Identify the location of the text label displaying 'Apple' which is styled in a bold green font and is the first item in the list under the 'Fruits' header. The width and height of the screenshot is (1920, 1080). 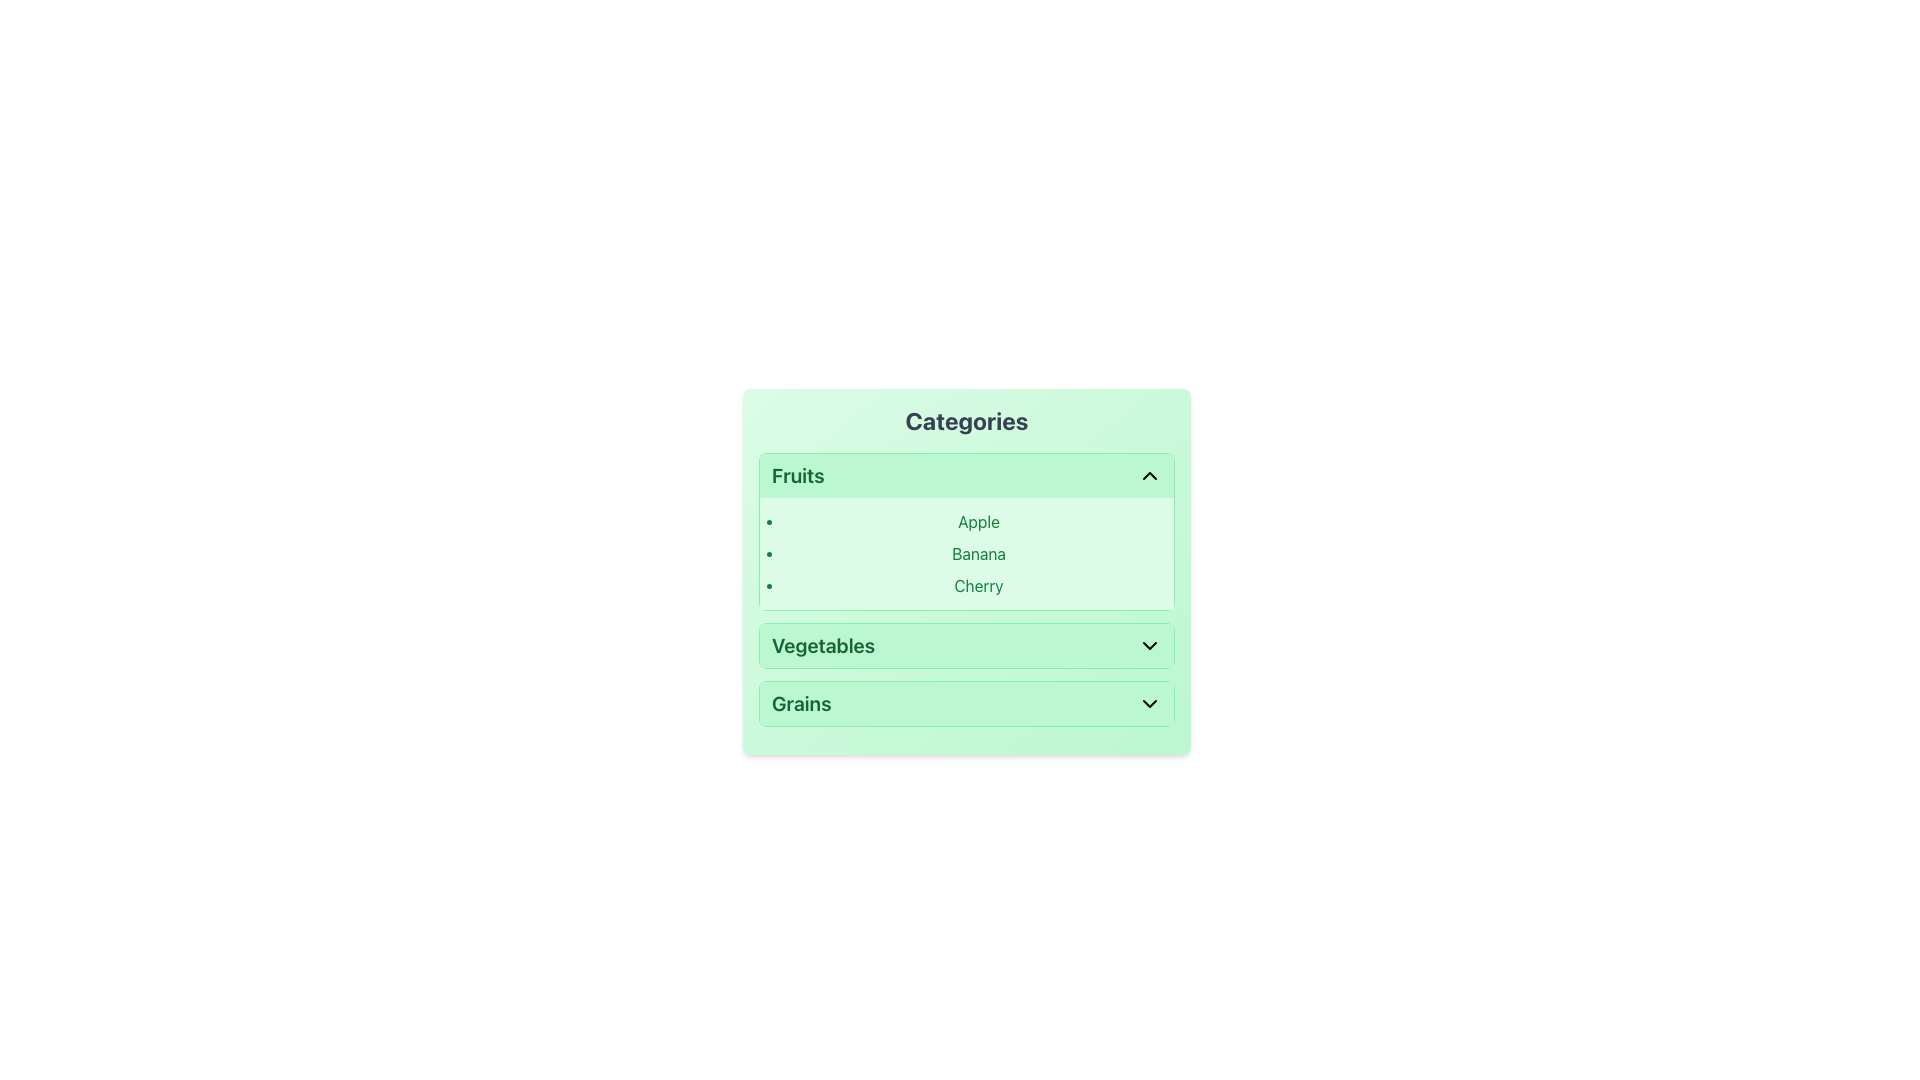
(979, 520).